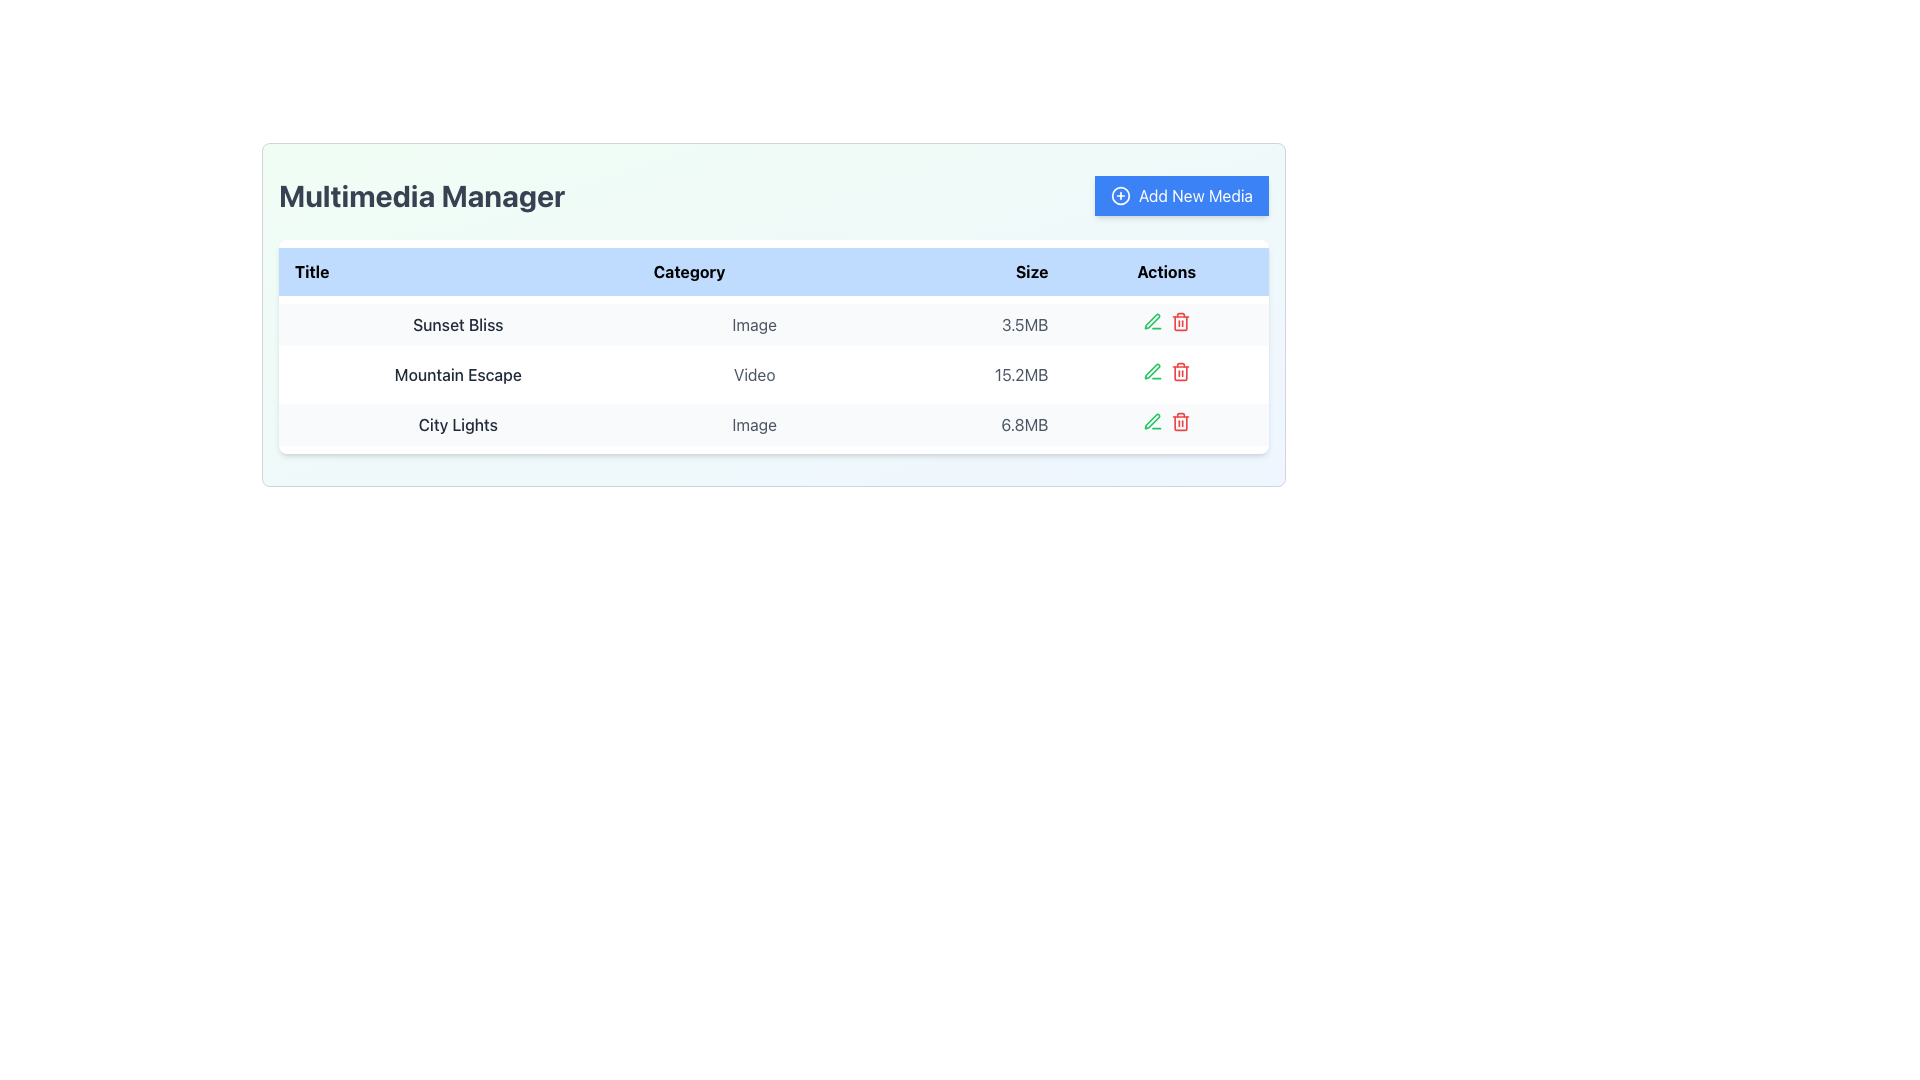 The image size is (1920, 1080). Describe the element at coordinates (753, 423) in the screenshot. I see `the 'Image' label in the 'Category' column of the table on the 'City Lights' row, which displays the text in a light gray font` at that location.